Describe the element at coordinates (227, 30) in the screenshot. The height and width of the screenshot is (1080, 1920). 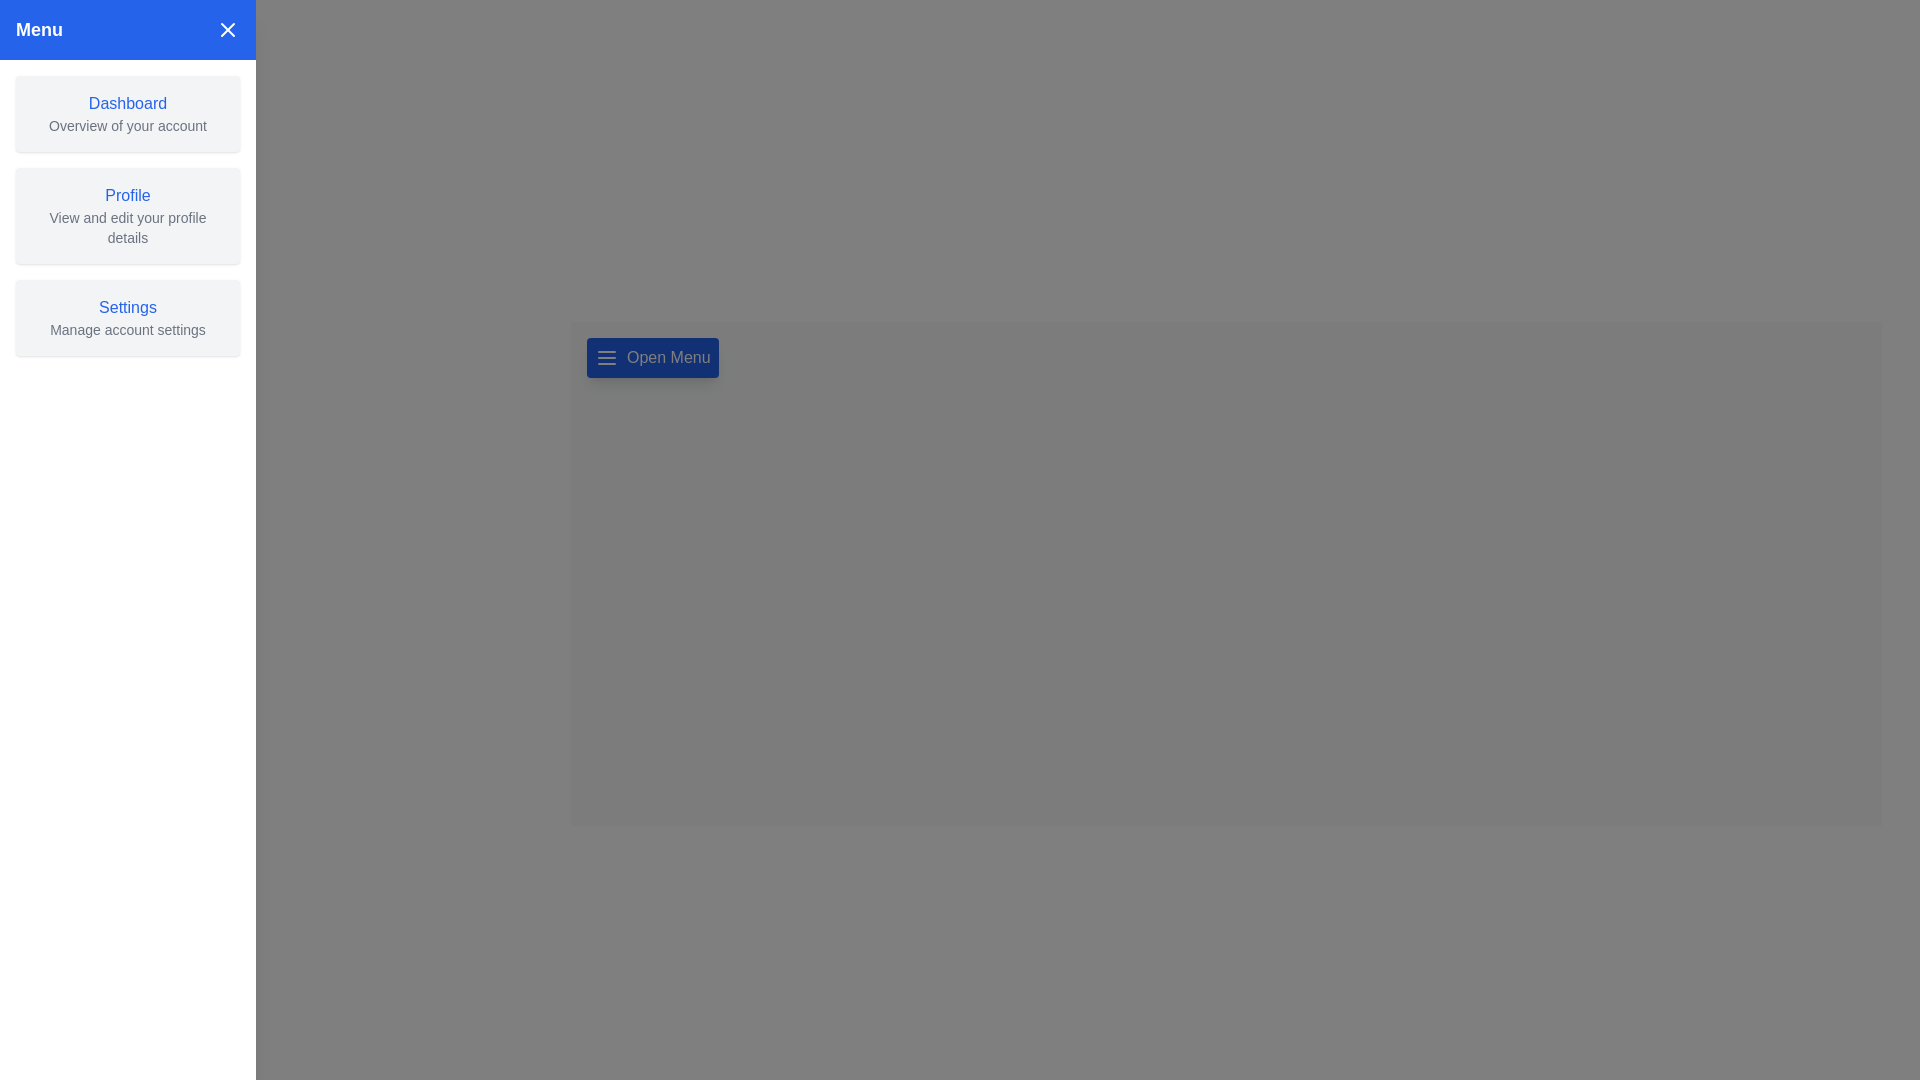
I see `the small 'X' icon located in the top-right corner of the blue bar labeled 'Menu'` at that location.